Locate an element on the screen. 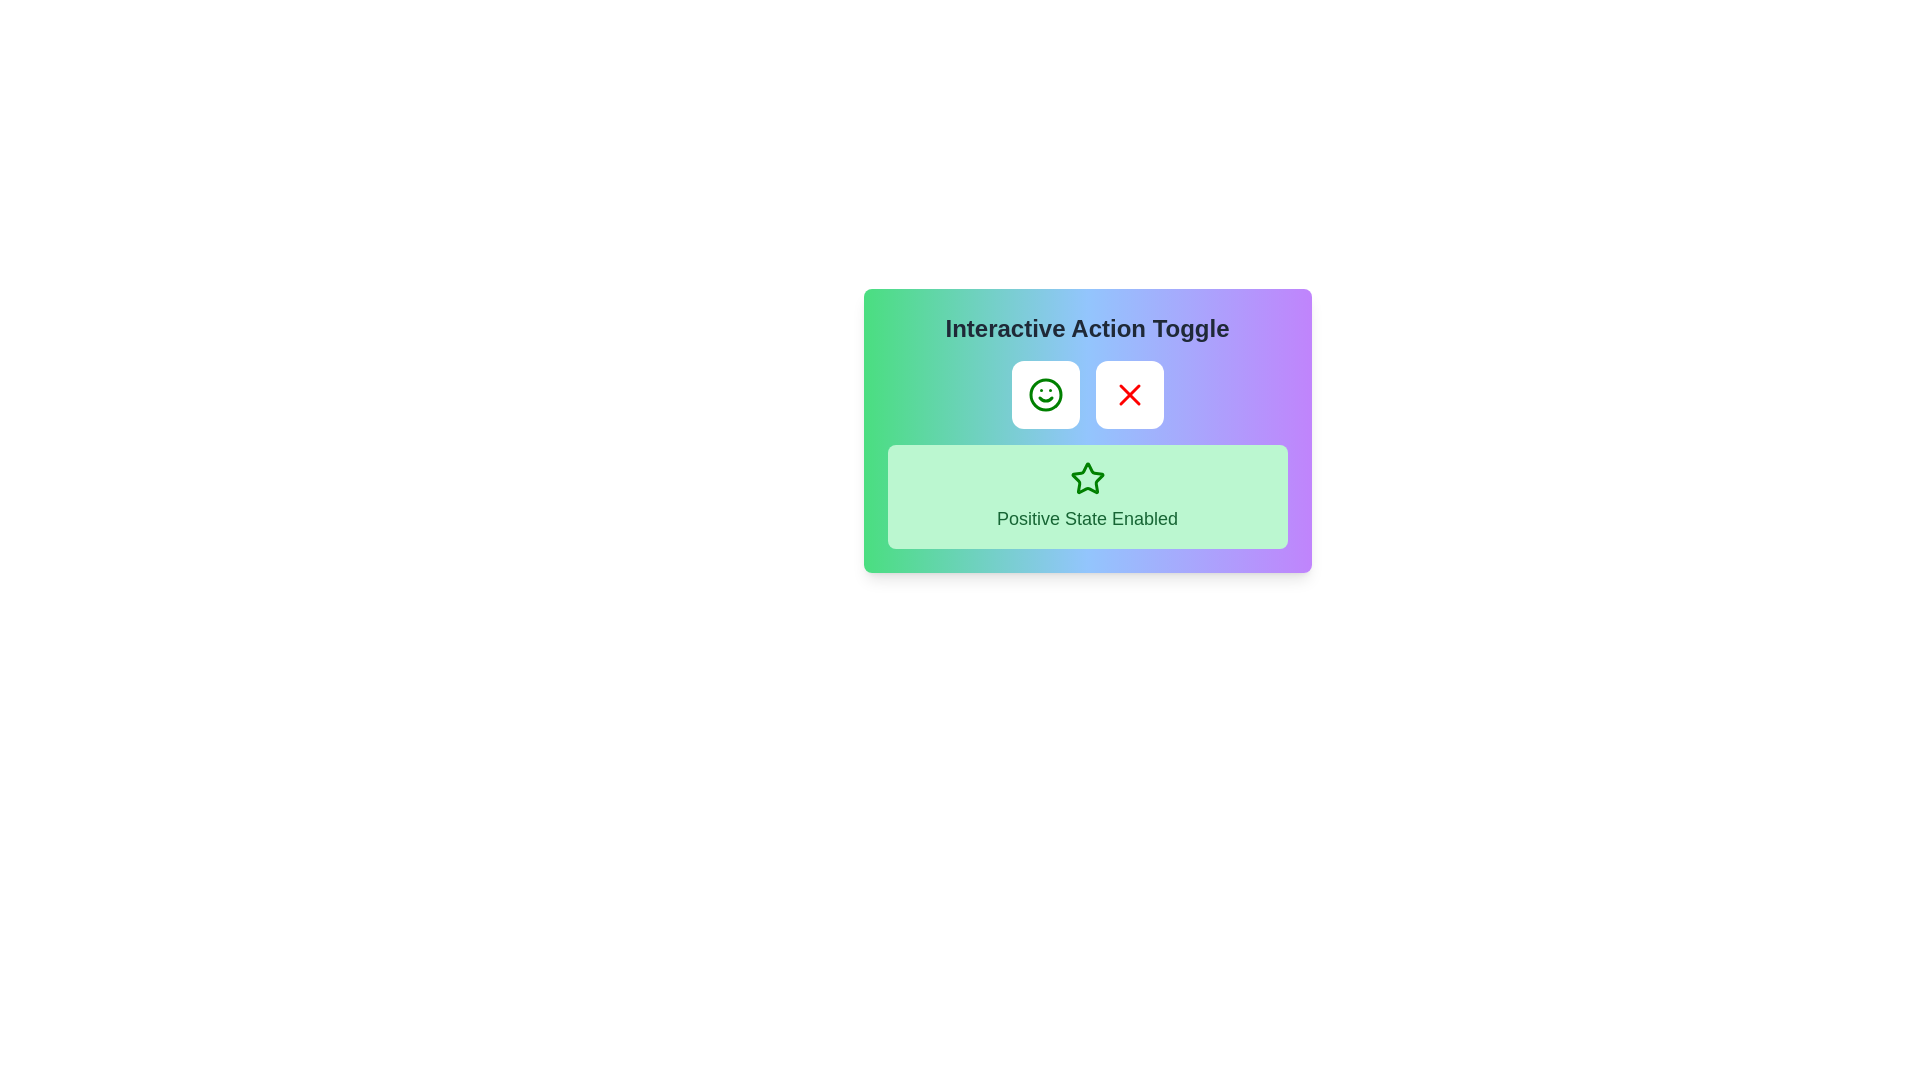  the red 'X' icon, which is located in the top section of a rectangular card, right of the green smiley face icon and above the green star icon is located at coordinates (1129, 394).